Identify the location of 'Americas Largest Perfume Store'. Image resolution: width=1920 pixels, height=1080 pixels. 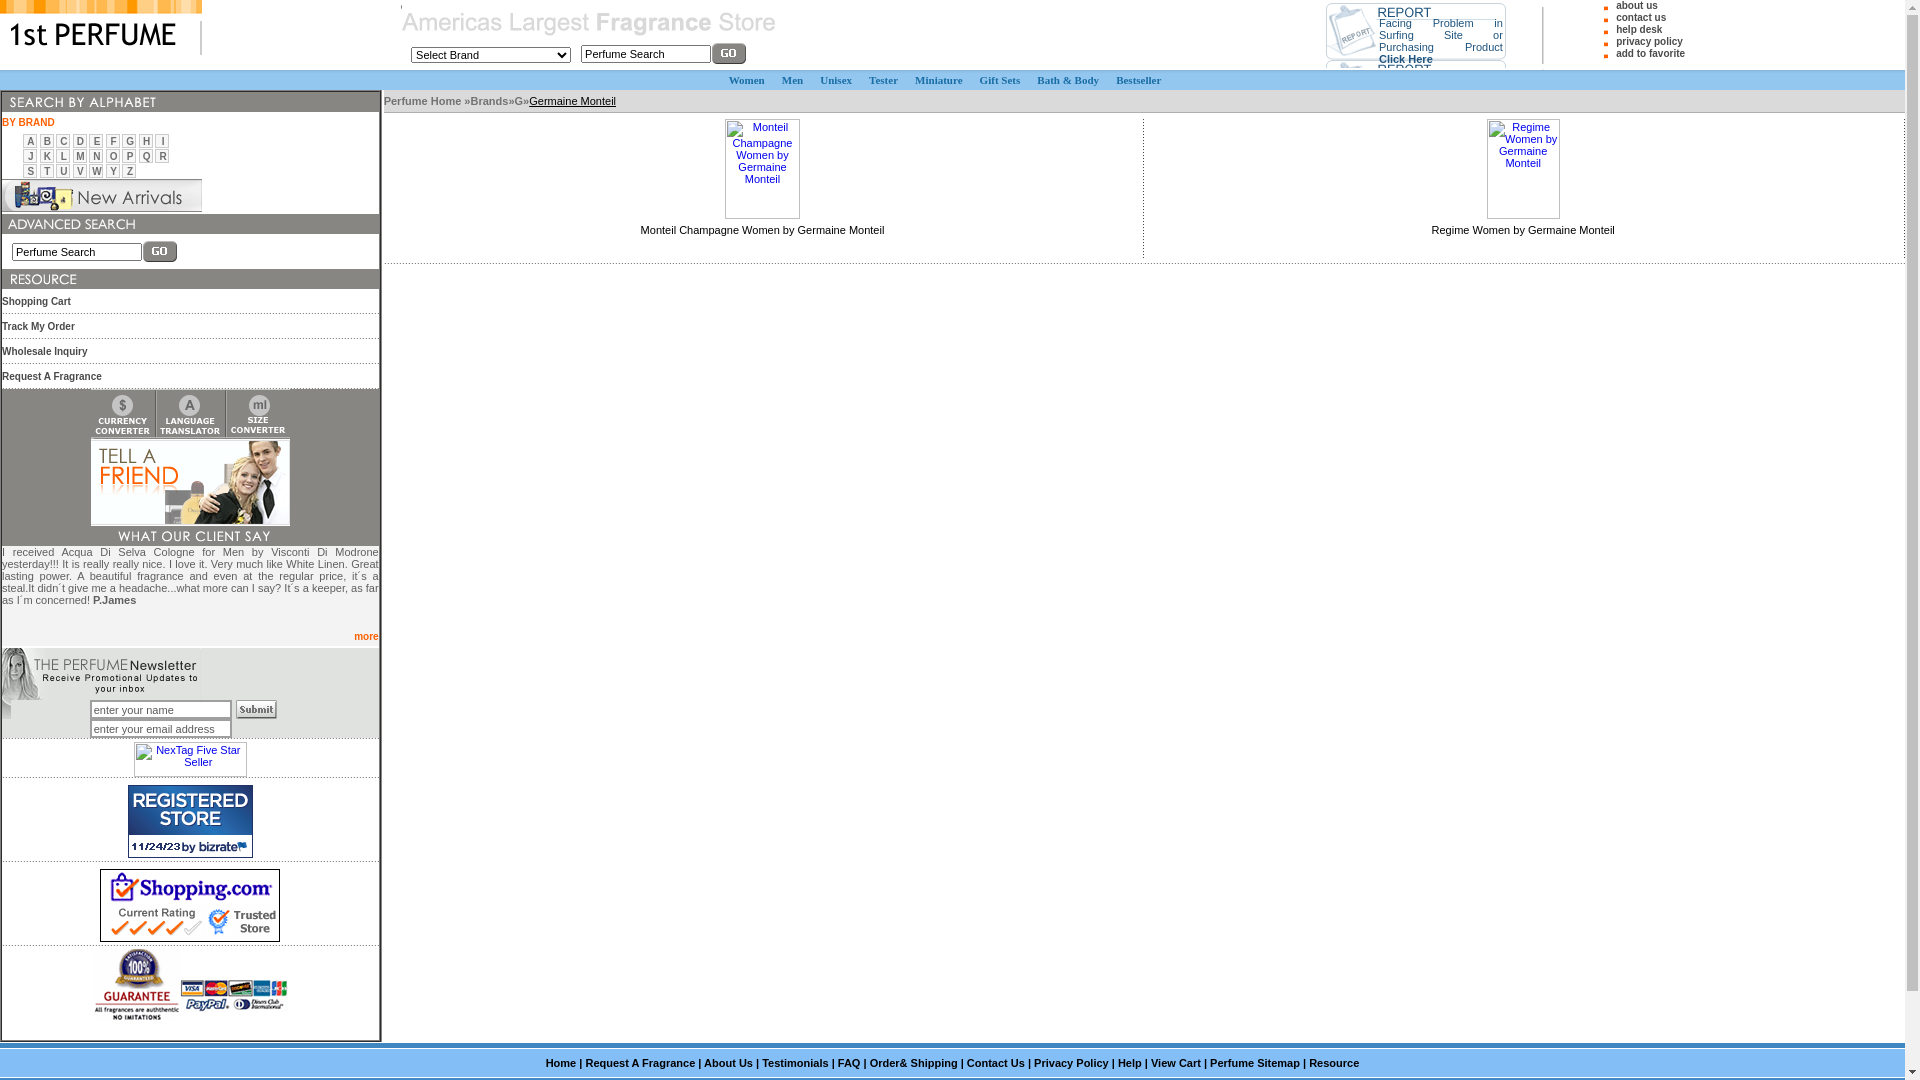
(588, 23).